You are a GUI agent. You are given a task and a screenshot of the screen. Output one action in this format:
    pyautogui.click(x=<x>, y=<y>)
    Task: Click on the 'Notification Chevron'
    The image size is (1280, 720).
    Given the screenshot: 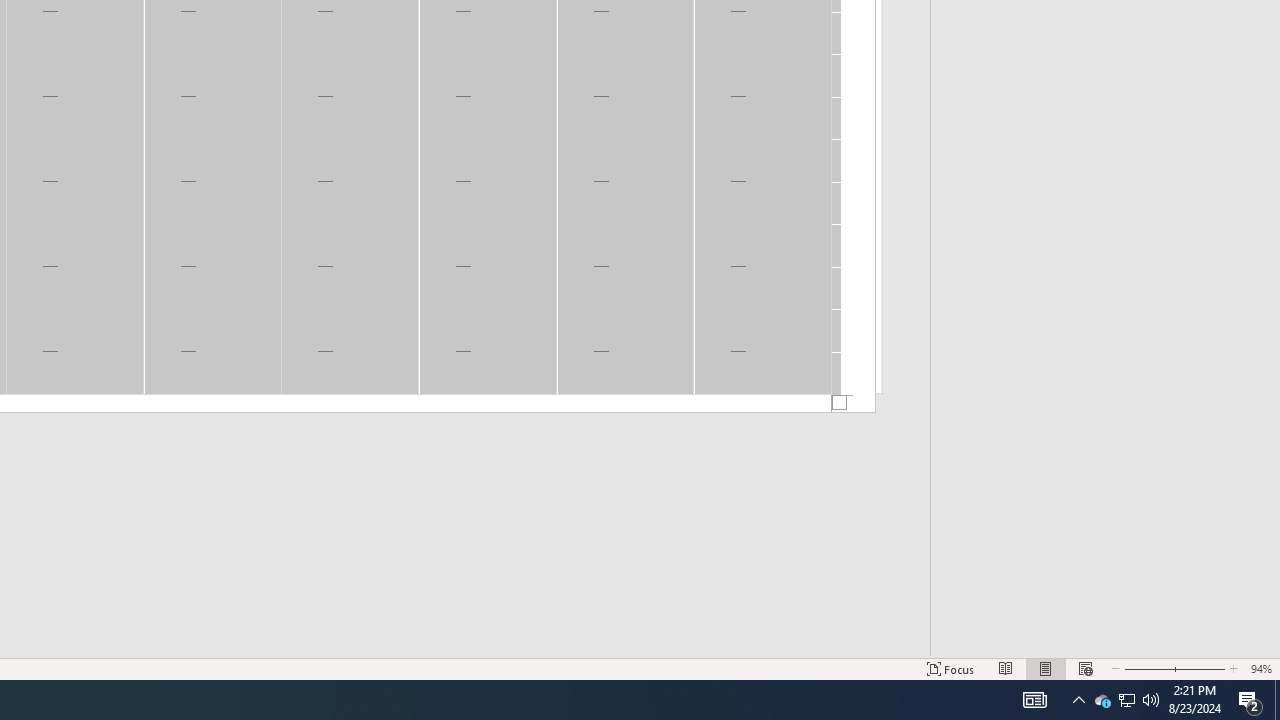 What is the action you would take?
    pyautogui.click(x=1078, y=698)
    